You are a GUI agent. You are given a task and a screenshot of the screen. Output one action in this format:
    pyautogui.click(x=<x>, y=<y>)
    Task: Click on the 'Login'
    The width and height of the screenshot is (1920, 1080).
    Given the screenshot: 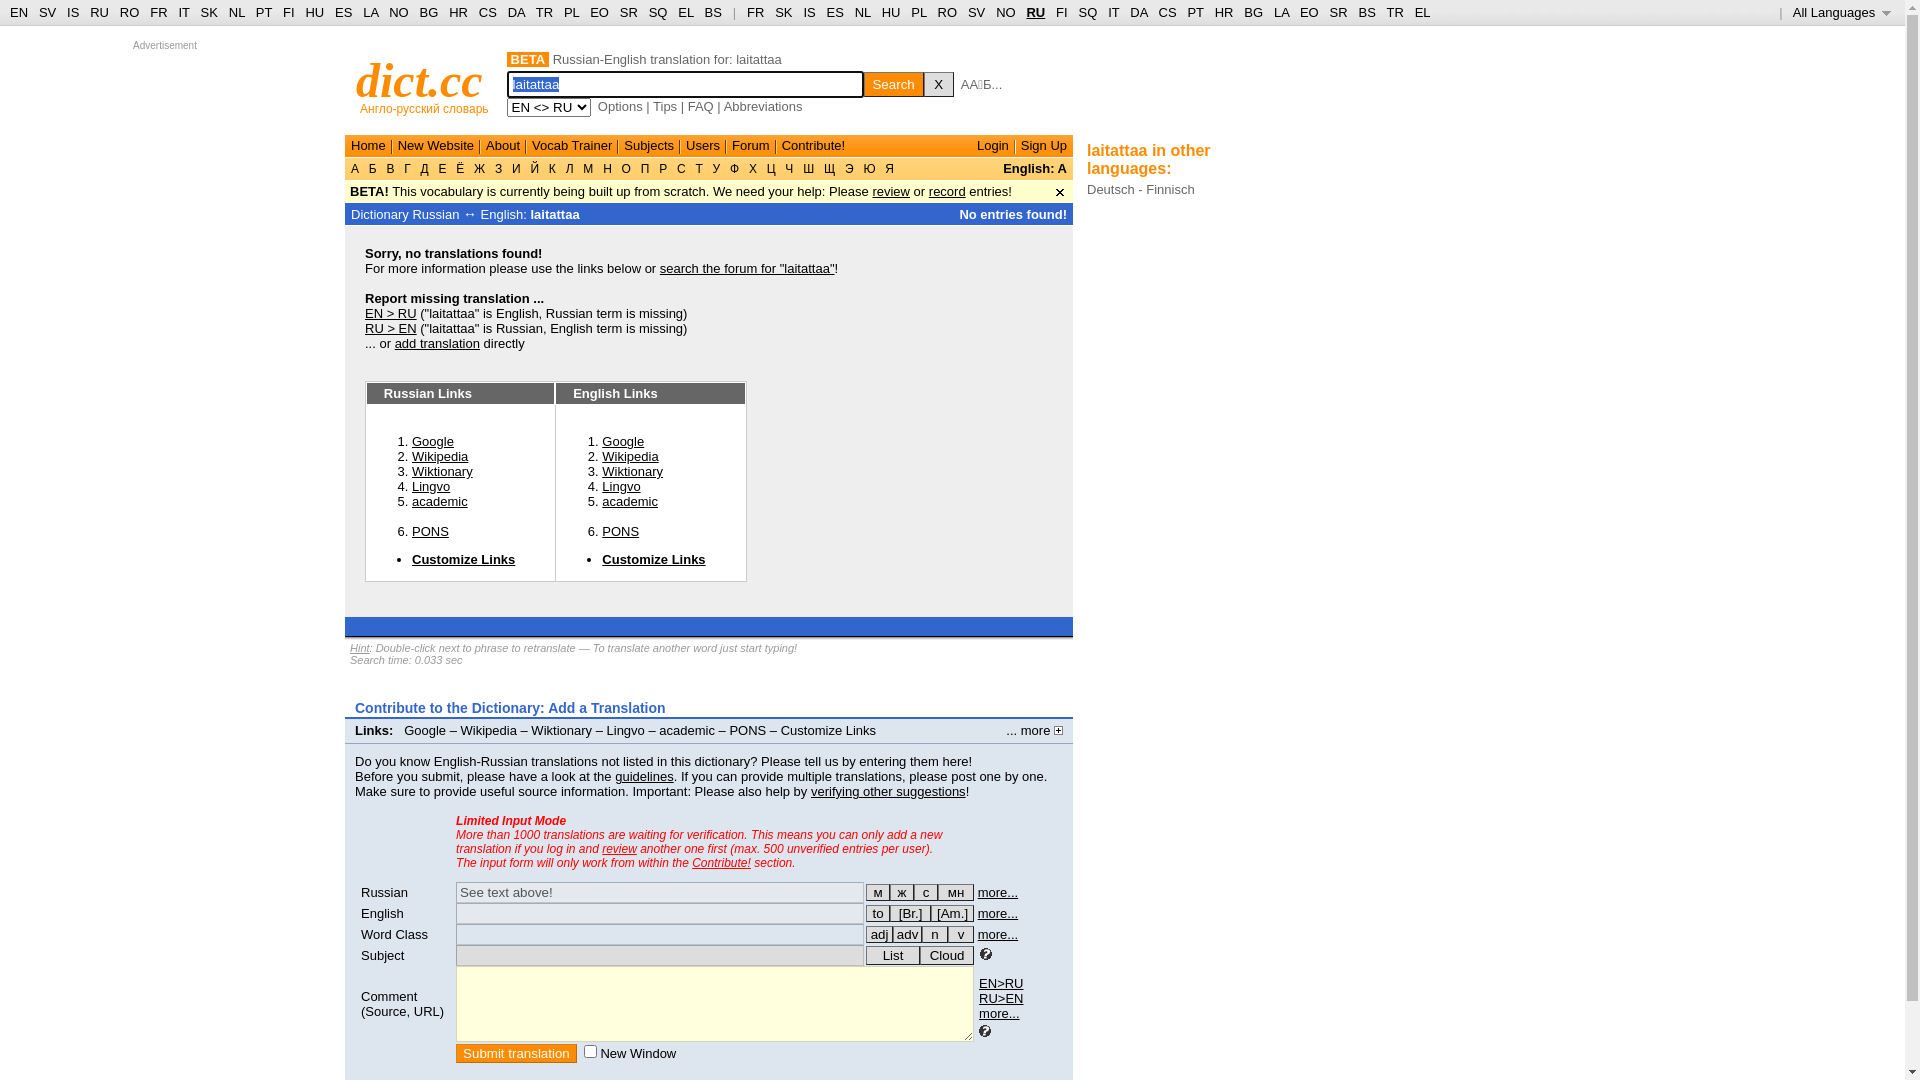 What is the action you would take?
    pyautogui.click(x=993, y=144)
    